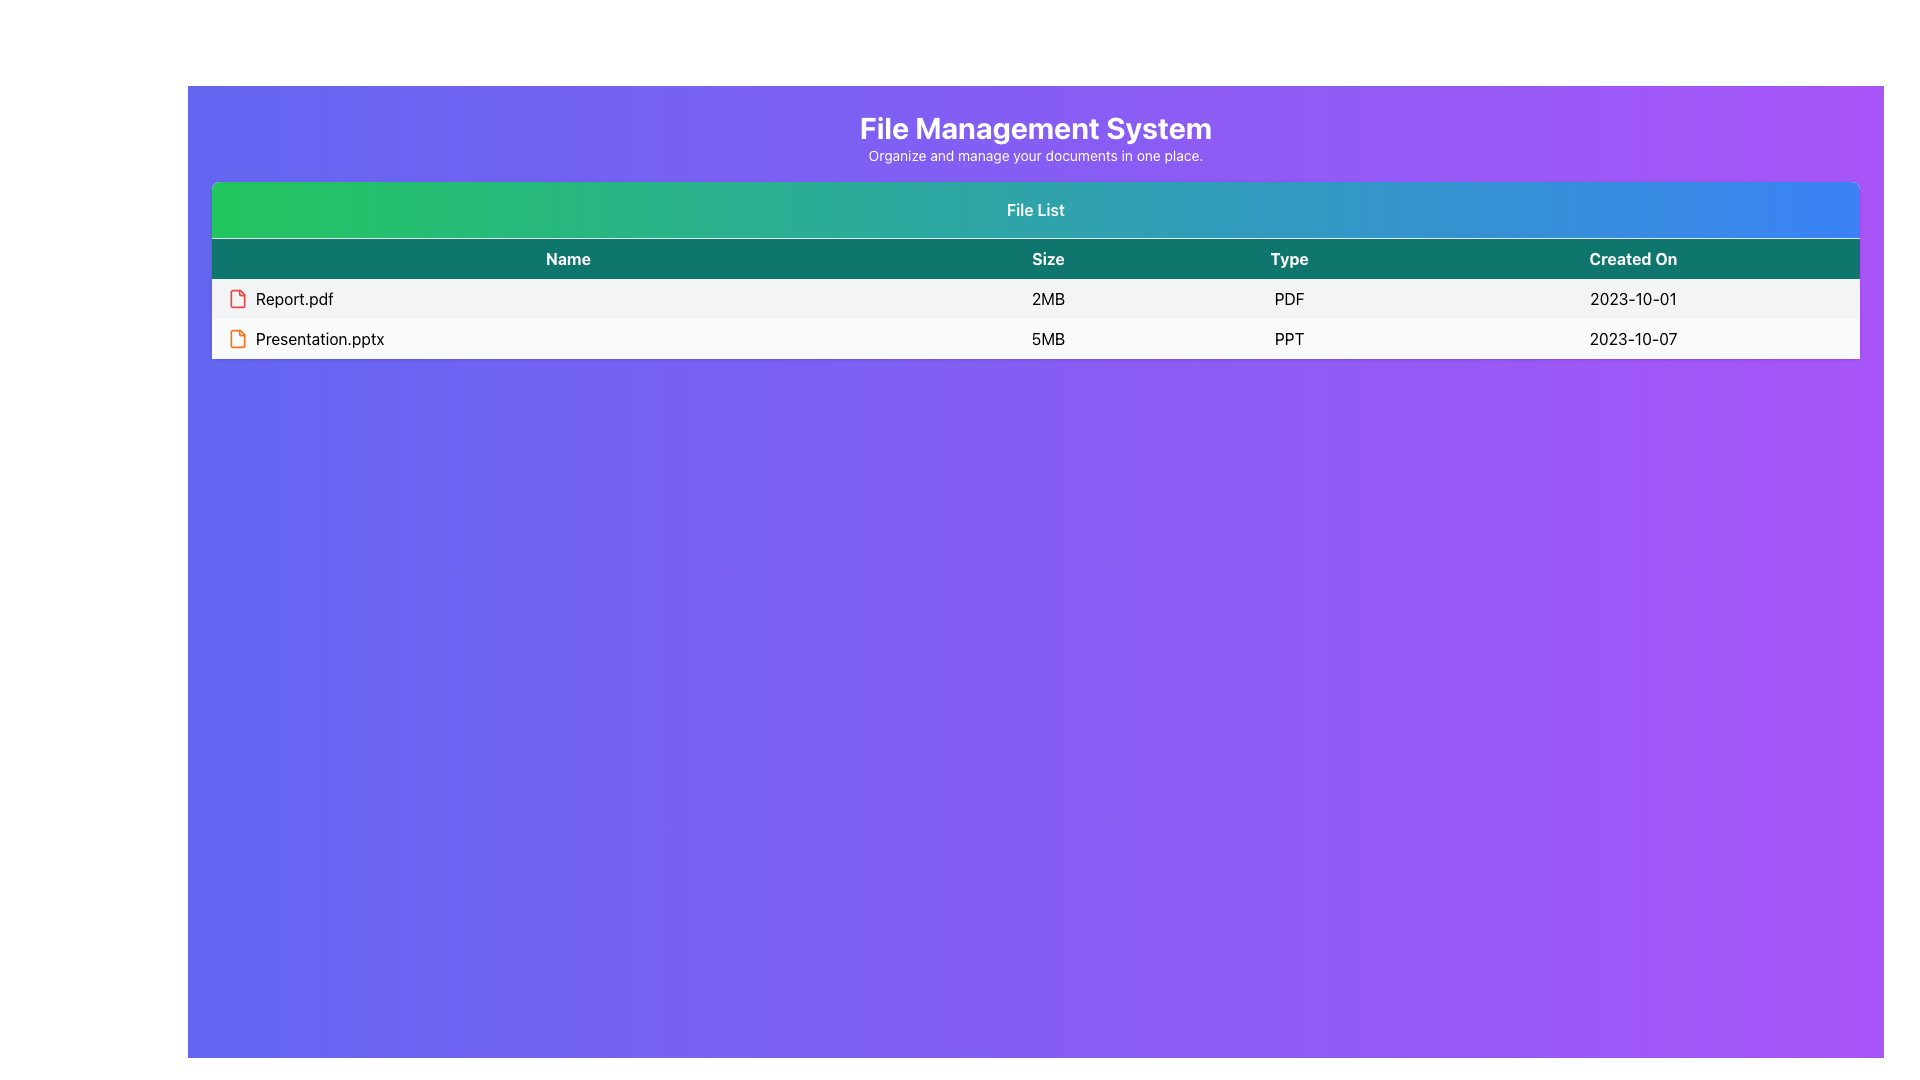 The image size is (1920, 1080). Describe the element at coordinates (1036, 137) in the screenshot. I see `displayed title and brief description text in the top center text block of the 'File Management System' page` at that location.